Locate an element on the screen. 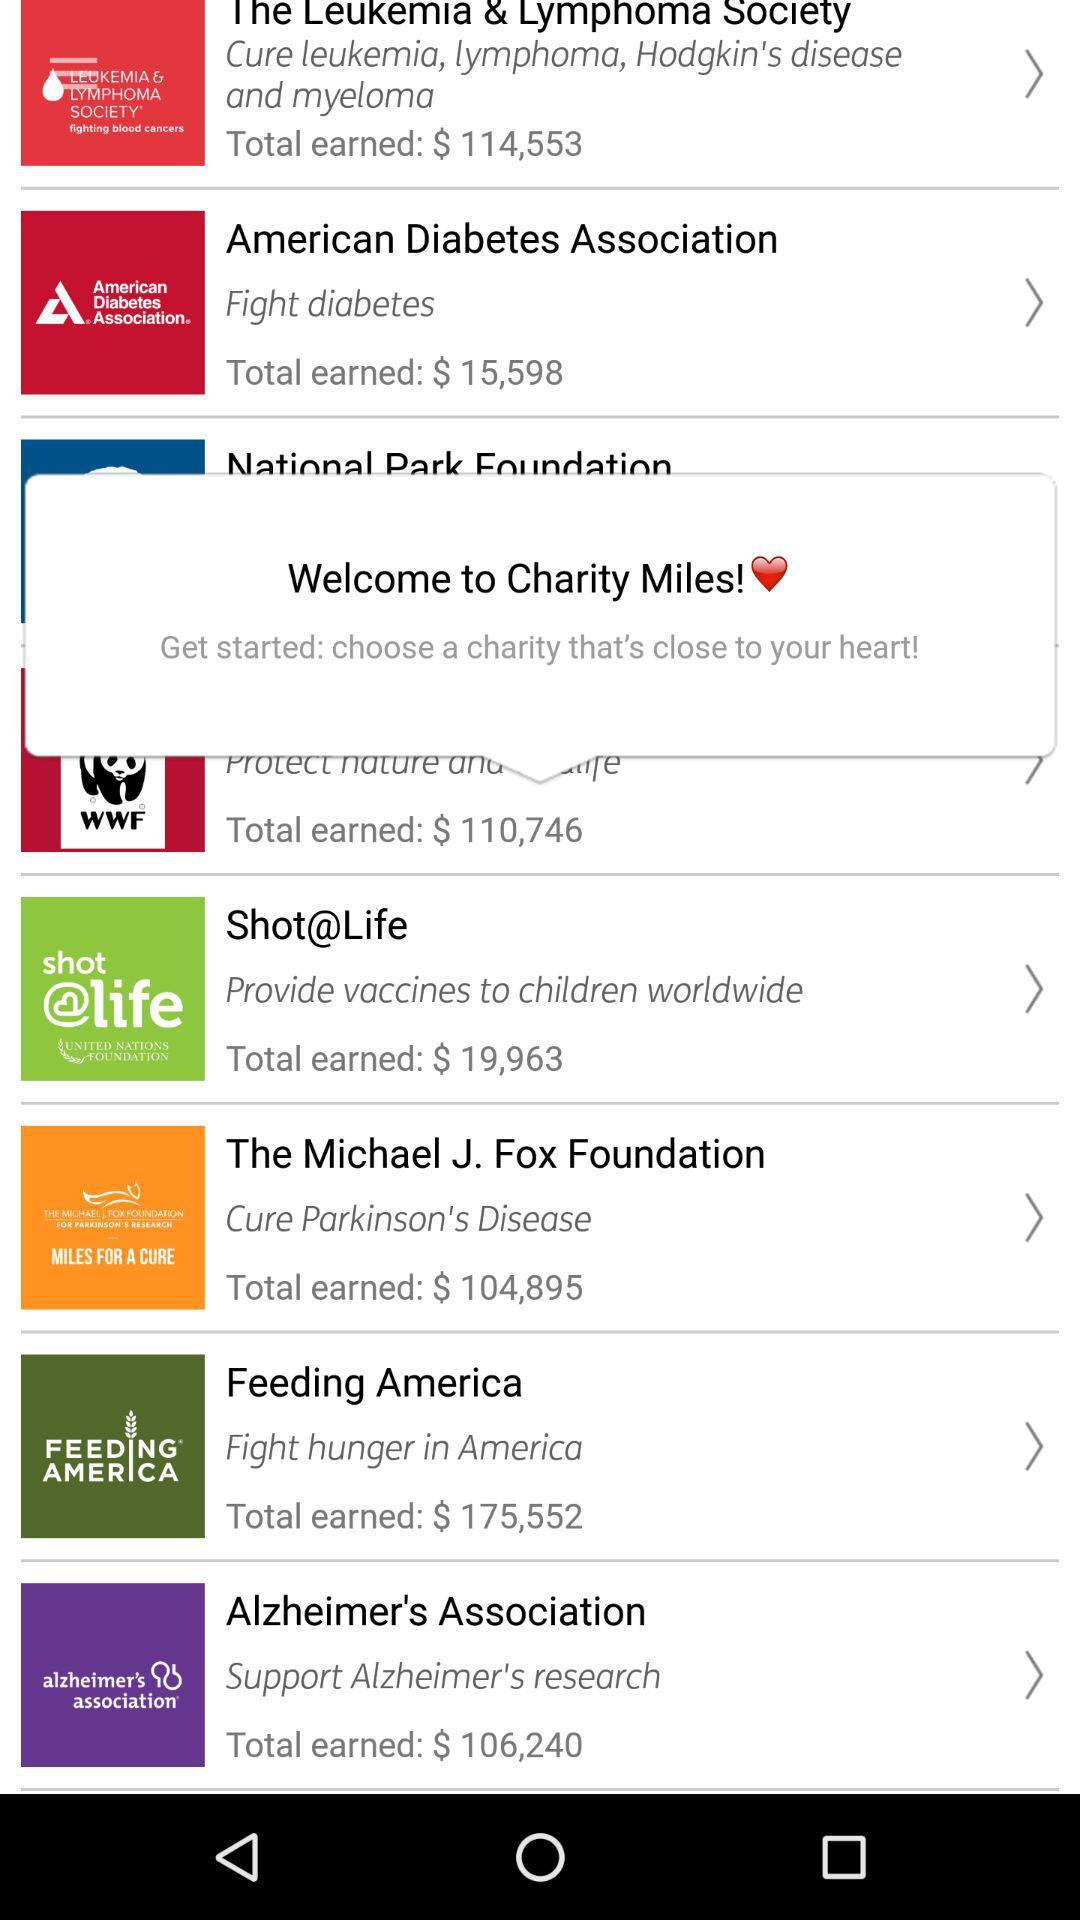 The height and width of the screenshot is (1920, 1080). charity thumbnail is located at coordinates (72, 73).